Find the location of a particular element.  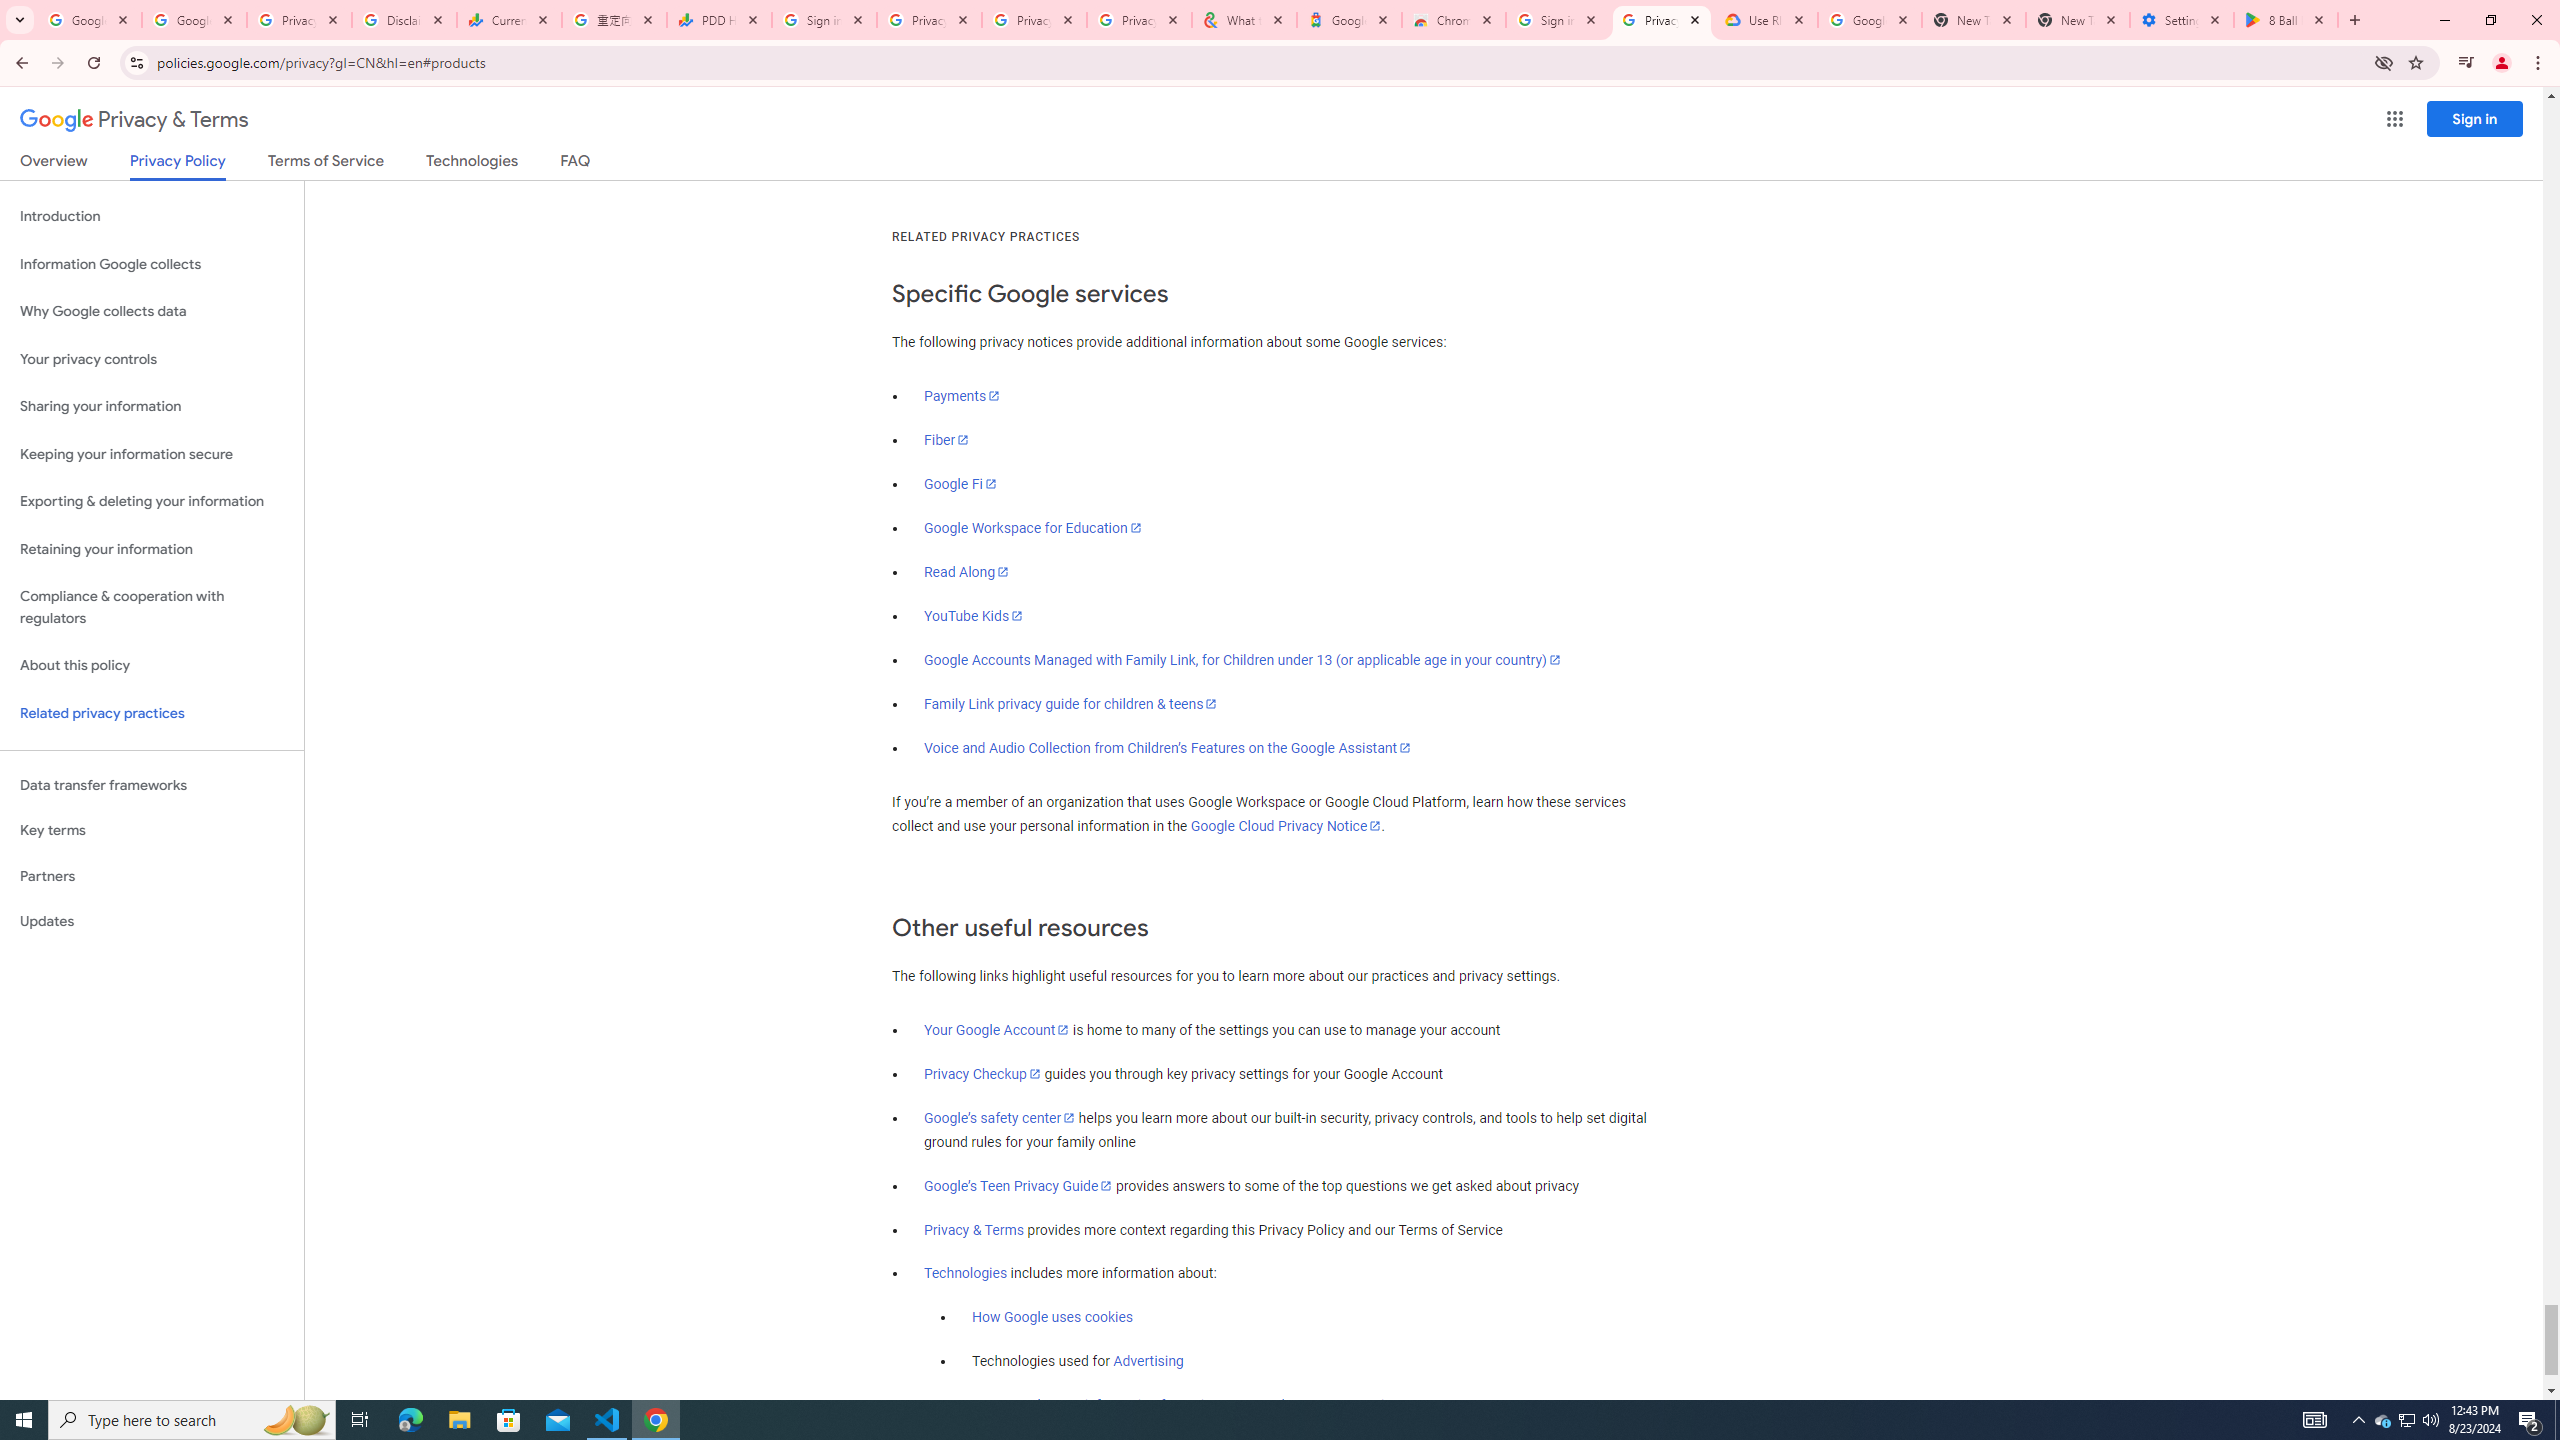

'About this policy' is located at coordinates (151, 666).